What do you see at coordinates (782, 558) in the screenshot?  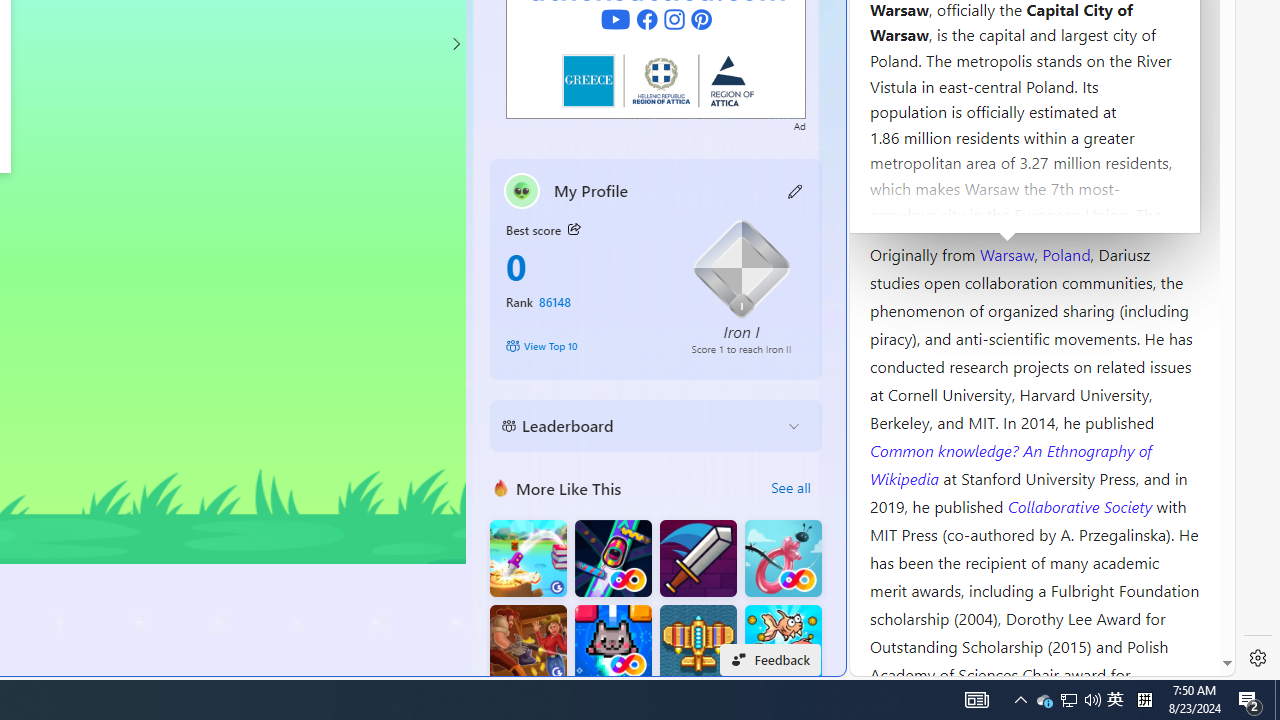 I see `'Balloon FRVR'` at bounding box center [782, 558].